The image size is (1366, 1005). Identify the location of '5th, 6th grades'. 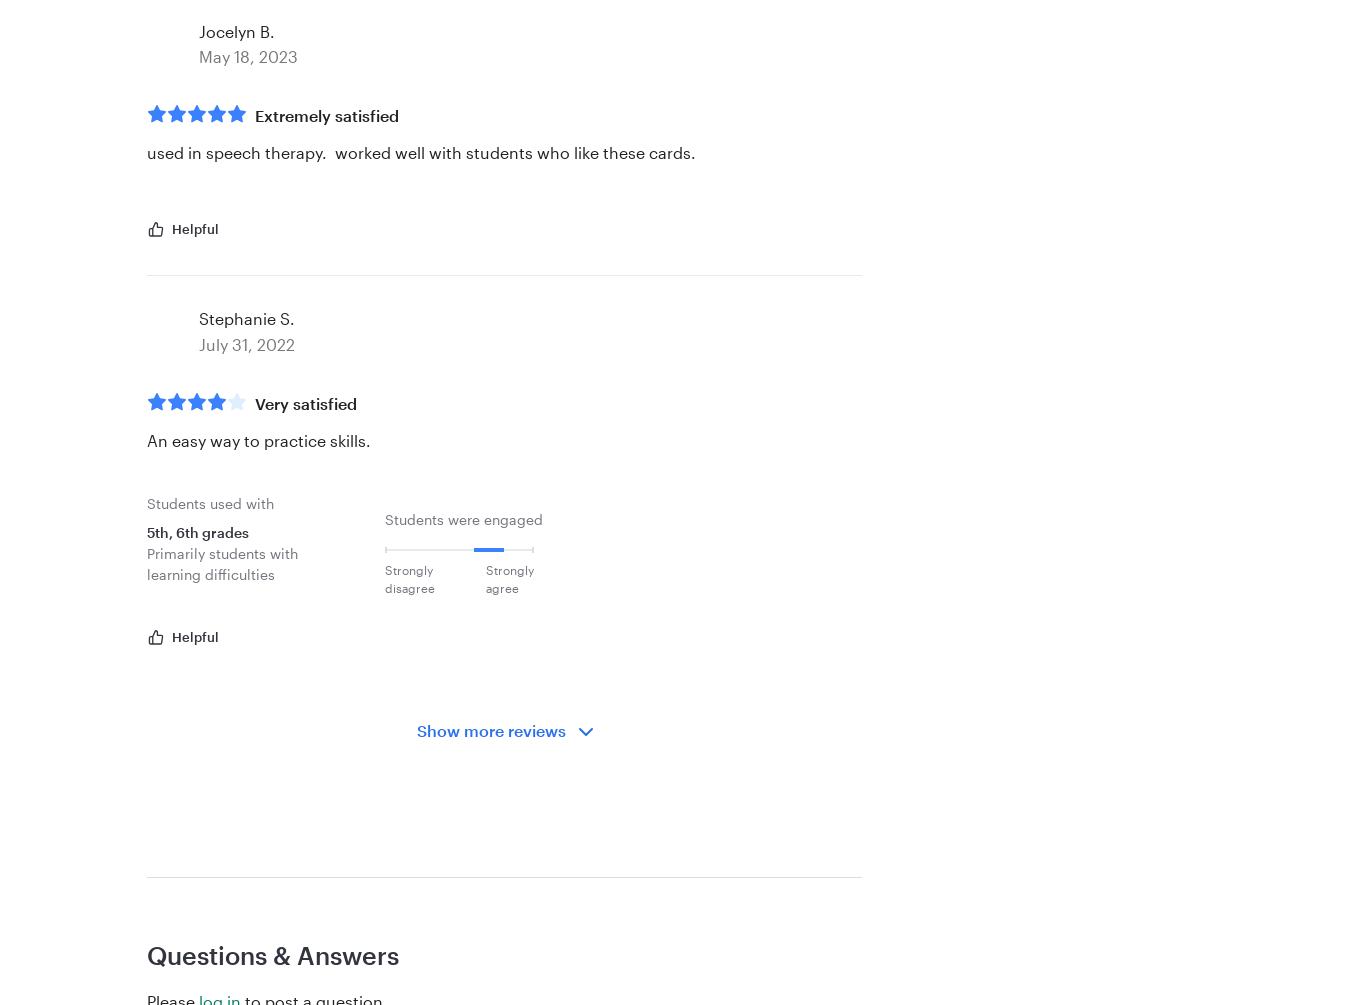
(196, 531).